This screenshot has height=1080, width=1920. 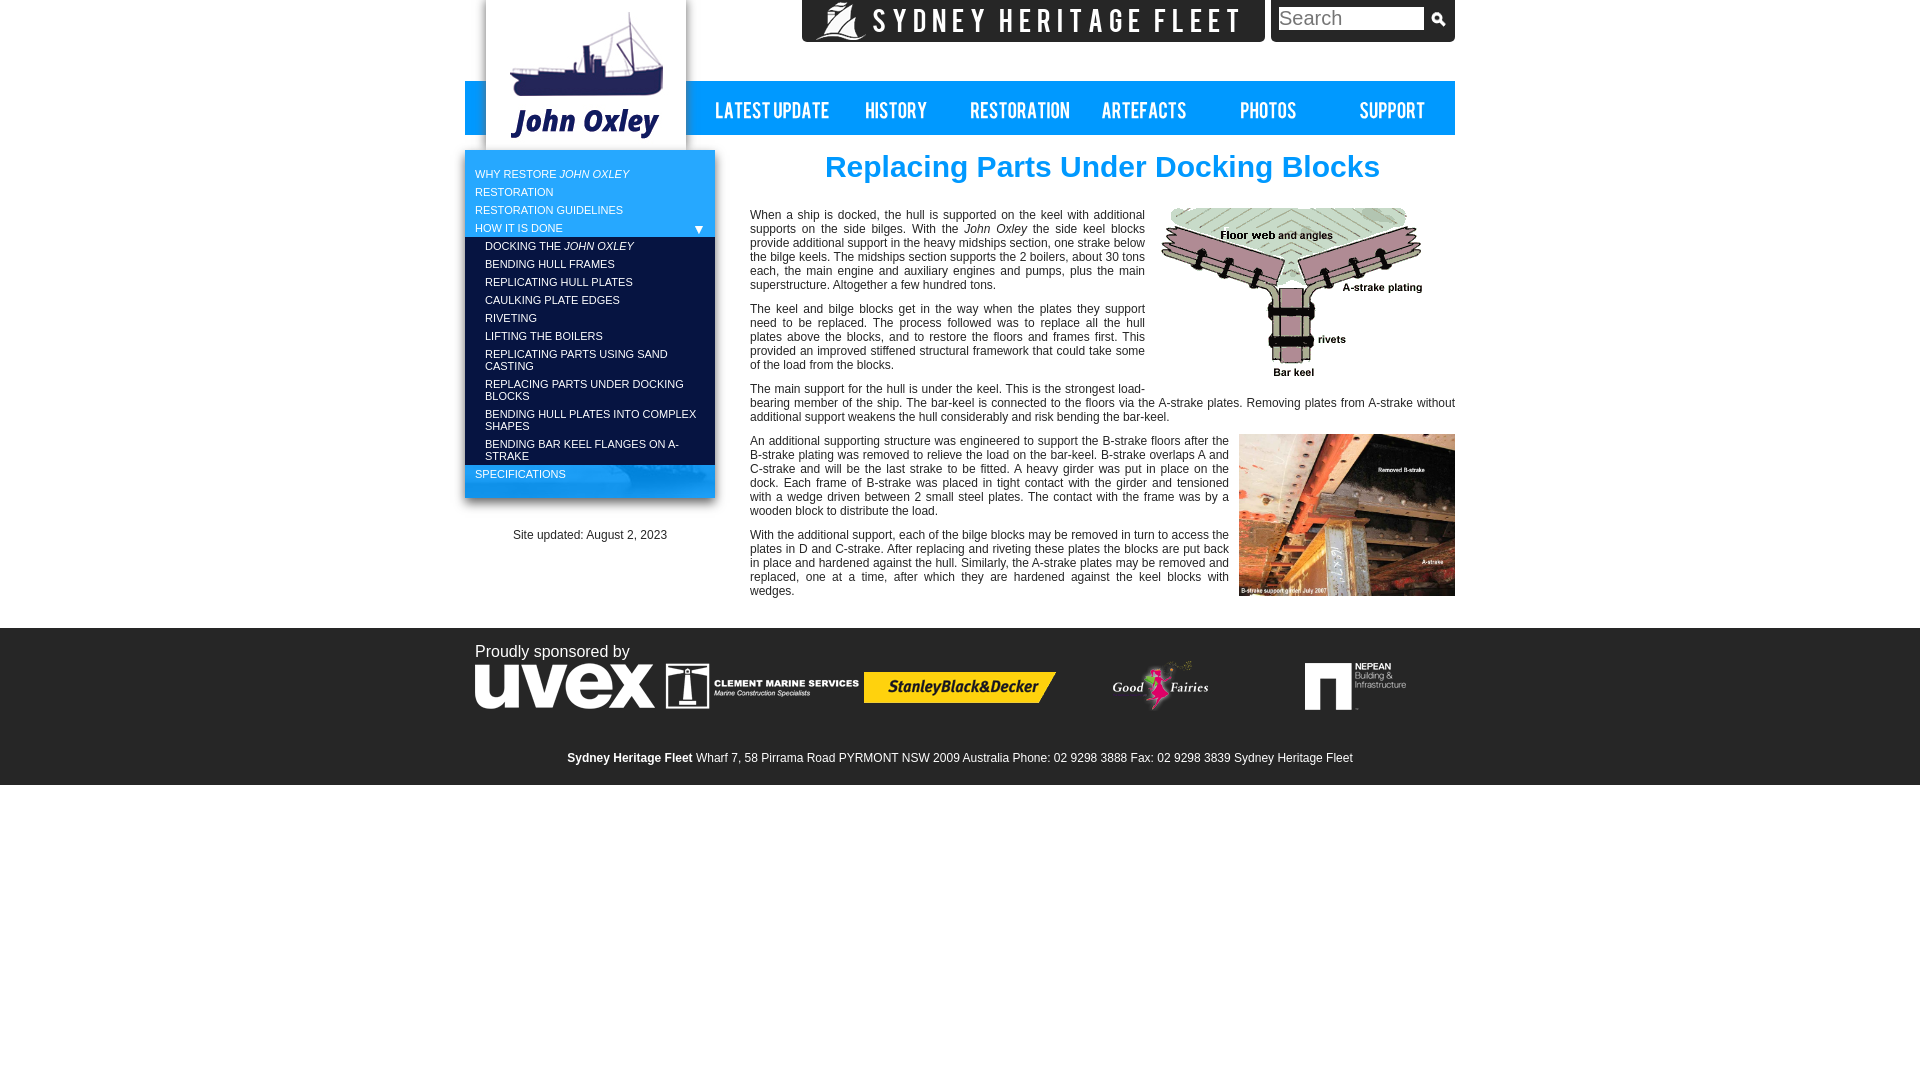 What do you see at coordinates (589, 474) in the screenshot?
I see `'SPECIFICATIONS'` at bounding box center [589, 474].